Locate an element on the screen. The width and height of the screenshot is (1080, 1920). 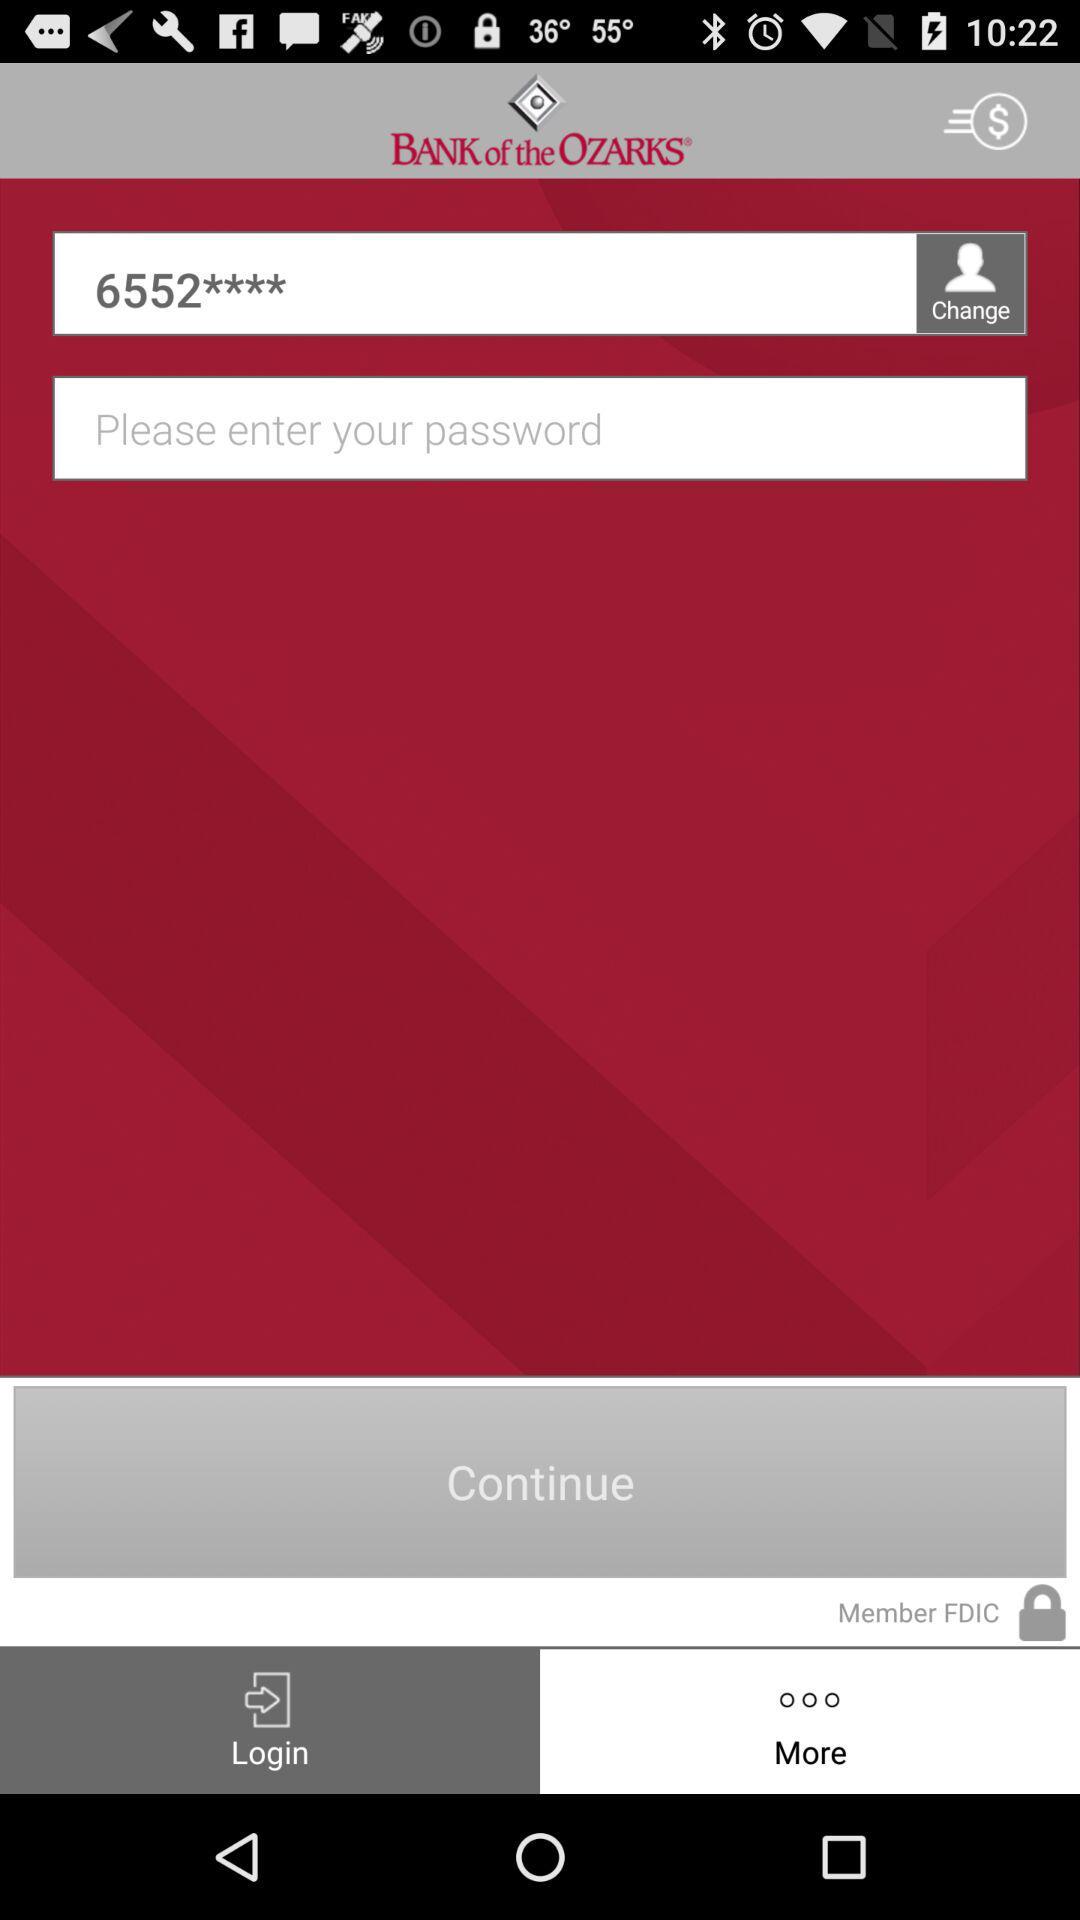
password bar is located at coordinates (550, 427).